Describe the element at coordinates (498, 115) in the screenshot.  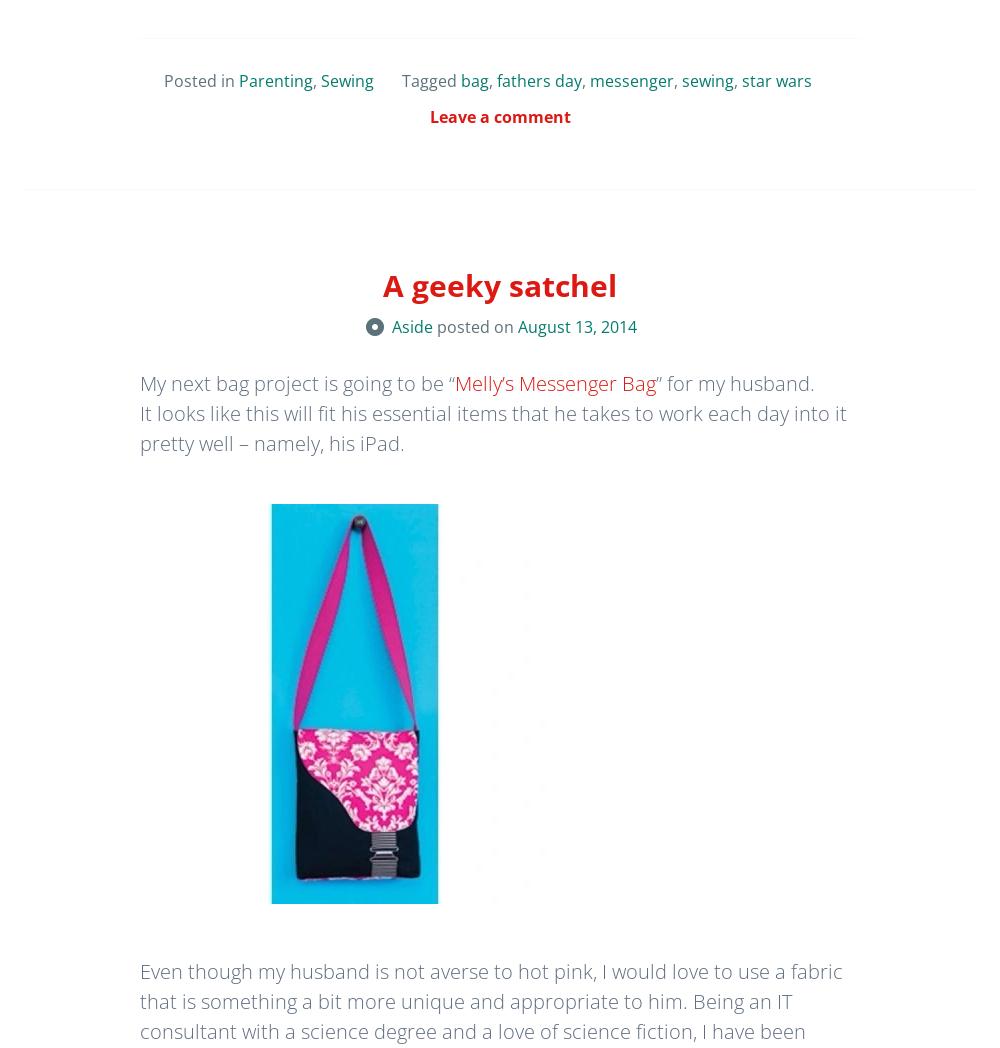
I see `'Leave a comment'` at that location.